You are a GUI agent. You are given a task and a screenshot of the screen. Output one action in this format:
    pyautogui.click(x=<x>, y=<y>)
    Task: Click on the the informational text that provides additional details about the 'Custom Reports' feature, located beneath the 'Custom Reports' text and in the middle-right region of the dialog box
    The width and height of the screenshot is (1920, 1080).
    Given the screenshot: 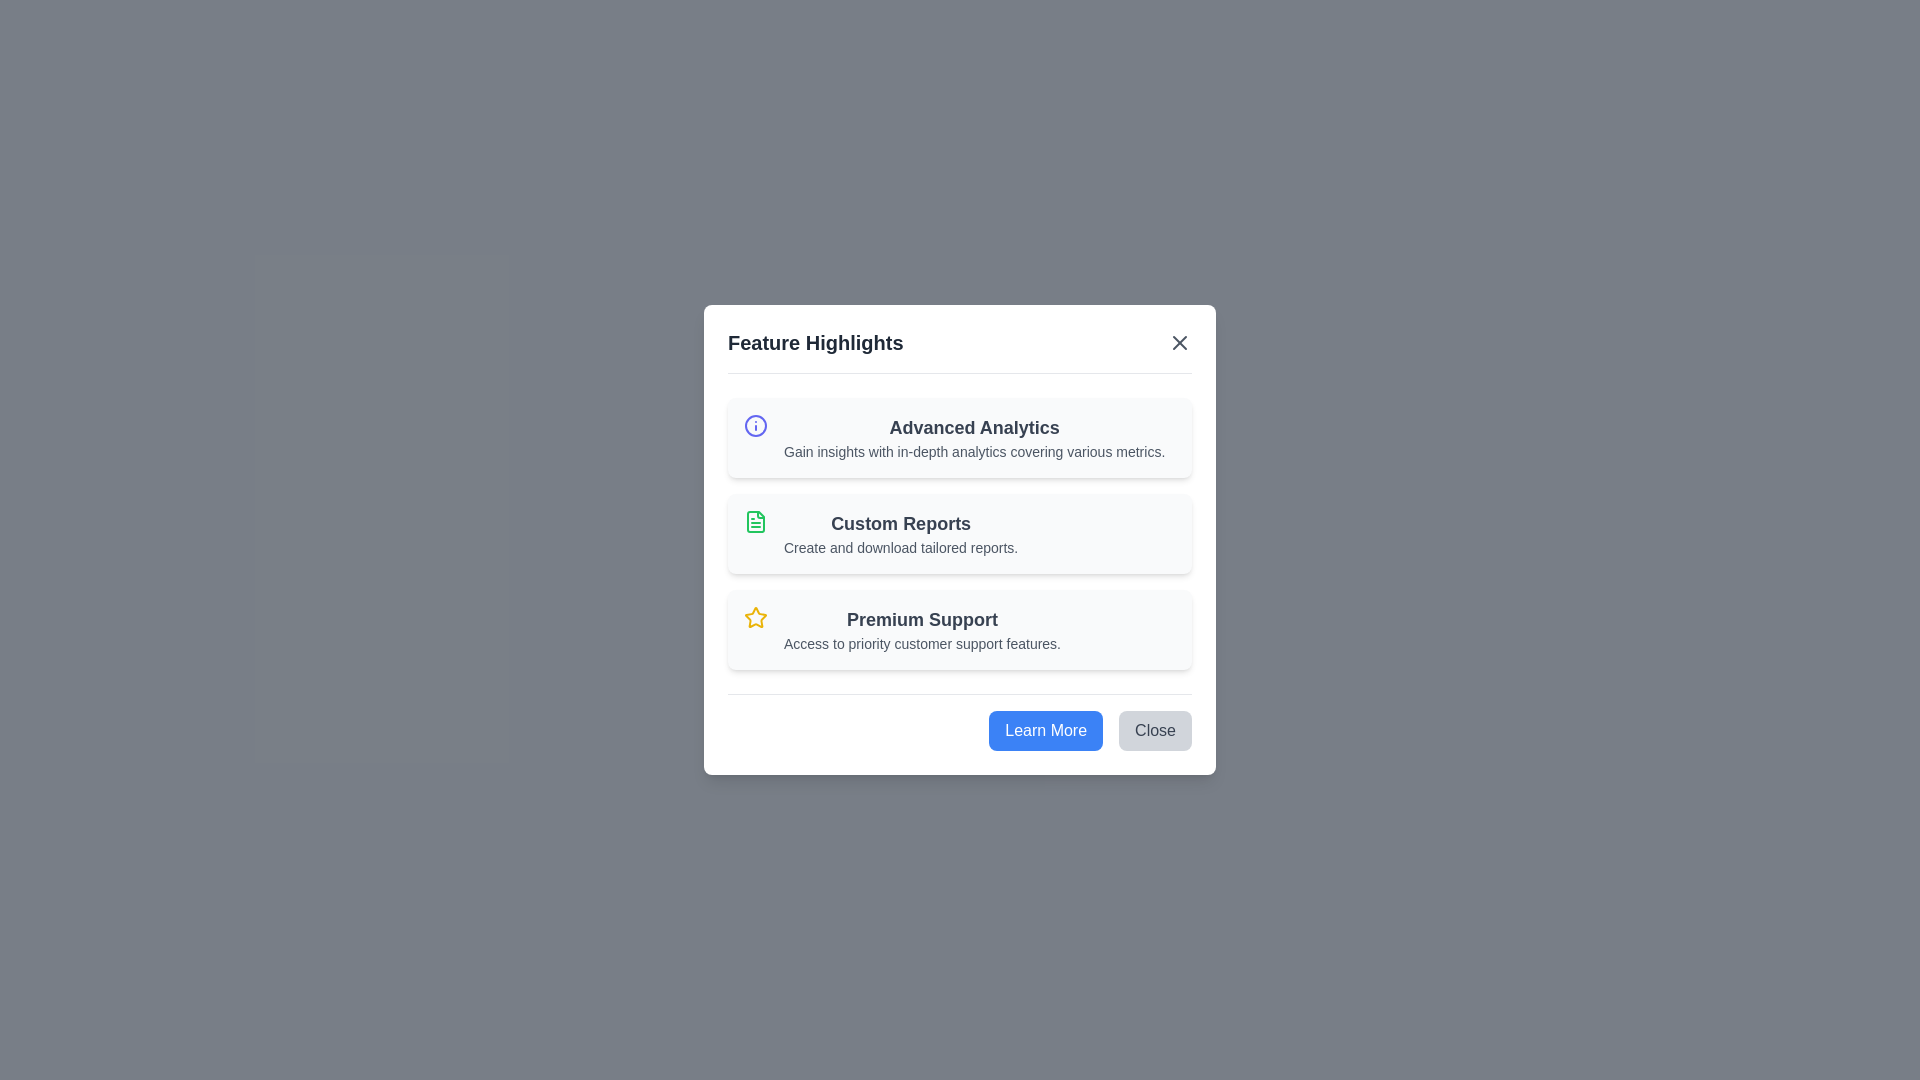 What is the action you would take?
    pyautogui.click(x=900, y=547)
    